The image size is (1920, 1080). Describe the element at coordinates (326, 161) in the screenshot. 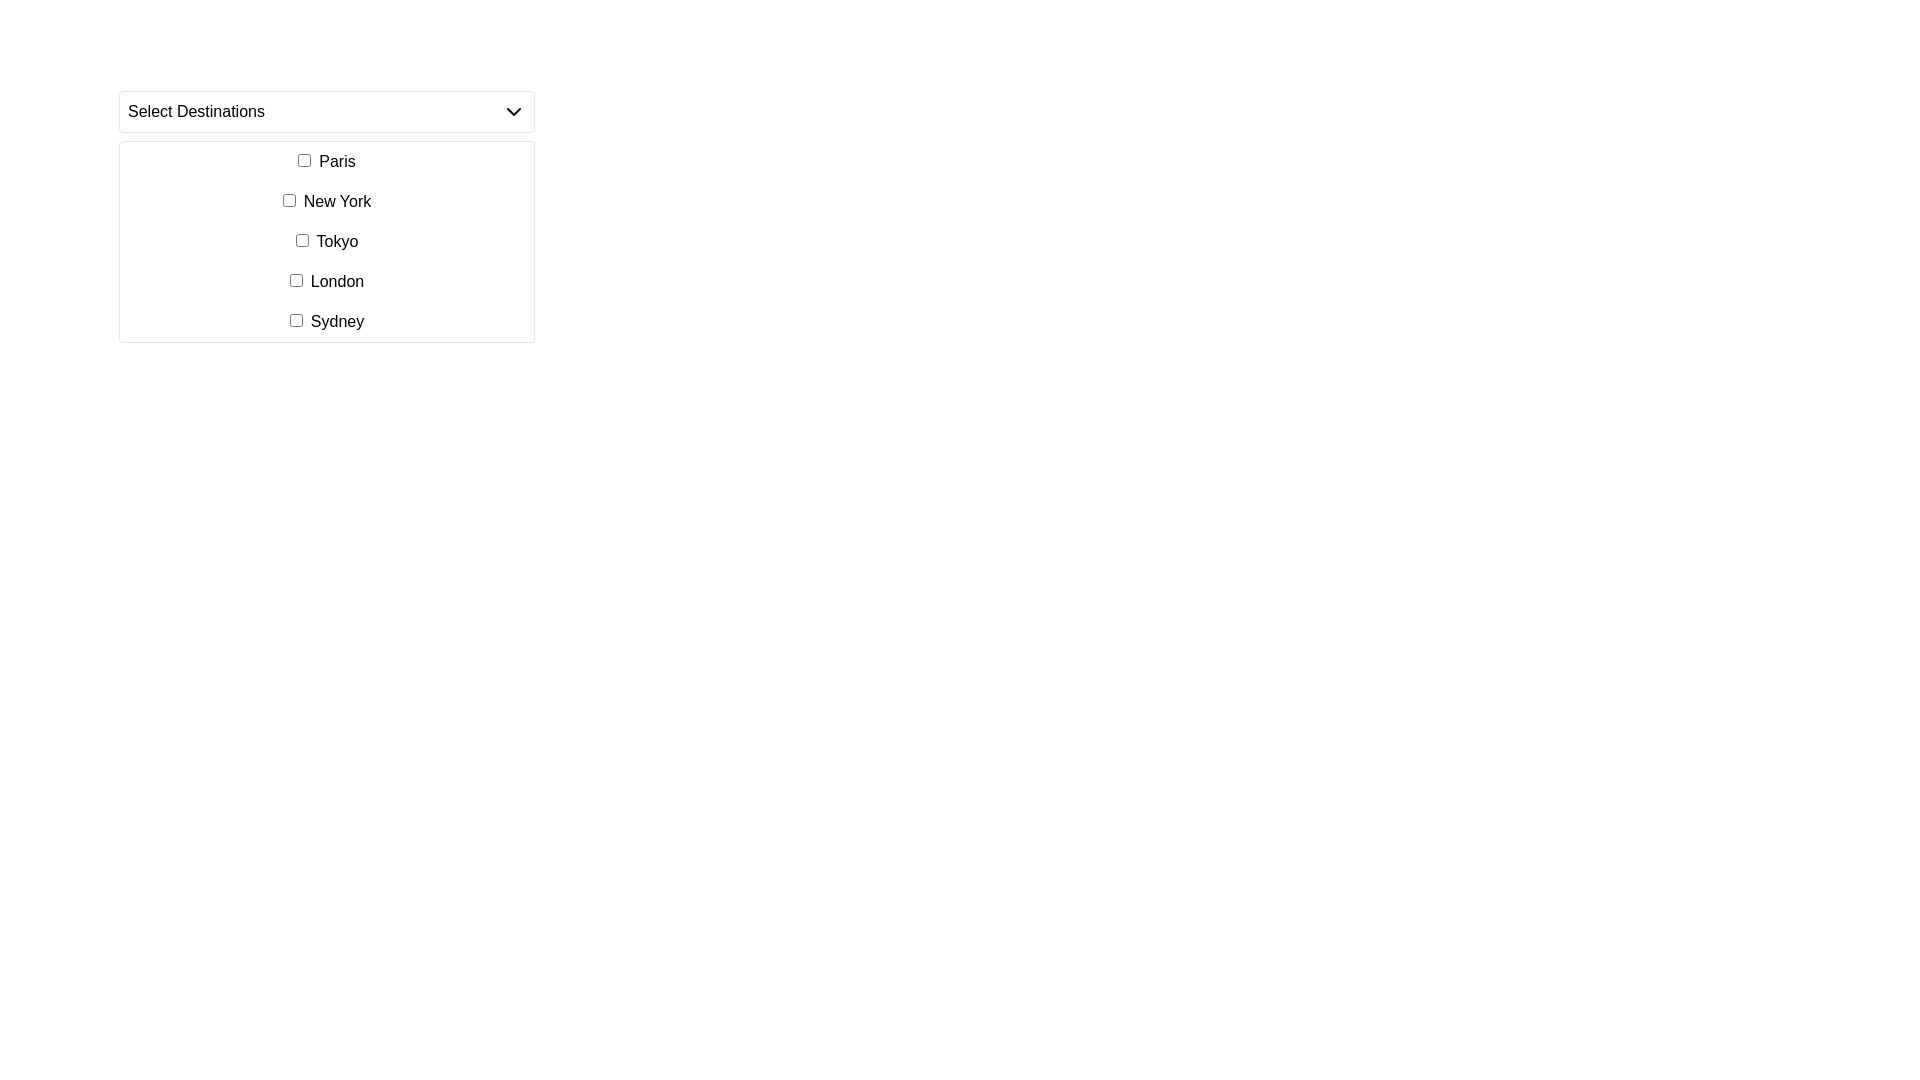

I see `the label associated with the 'Paris' checkbox` at that location.